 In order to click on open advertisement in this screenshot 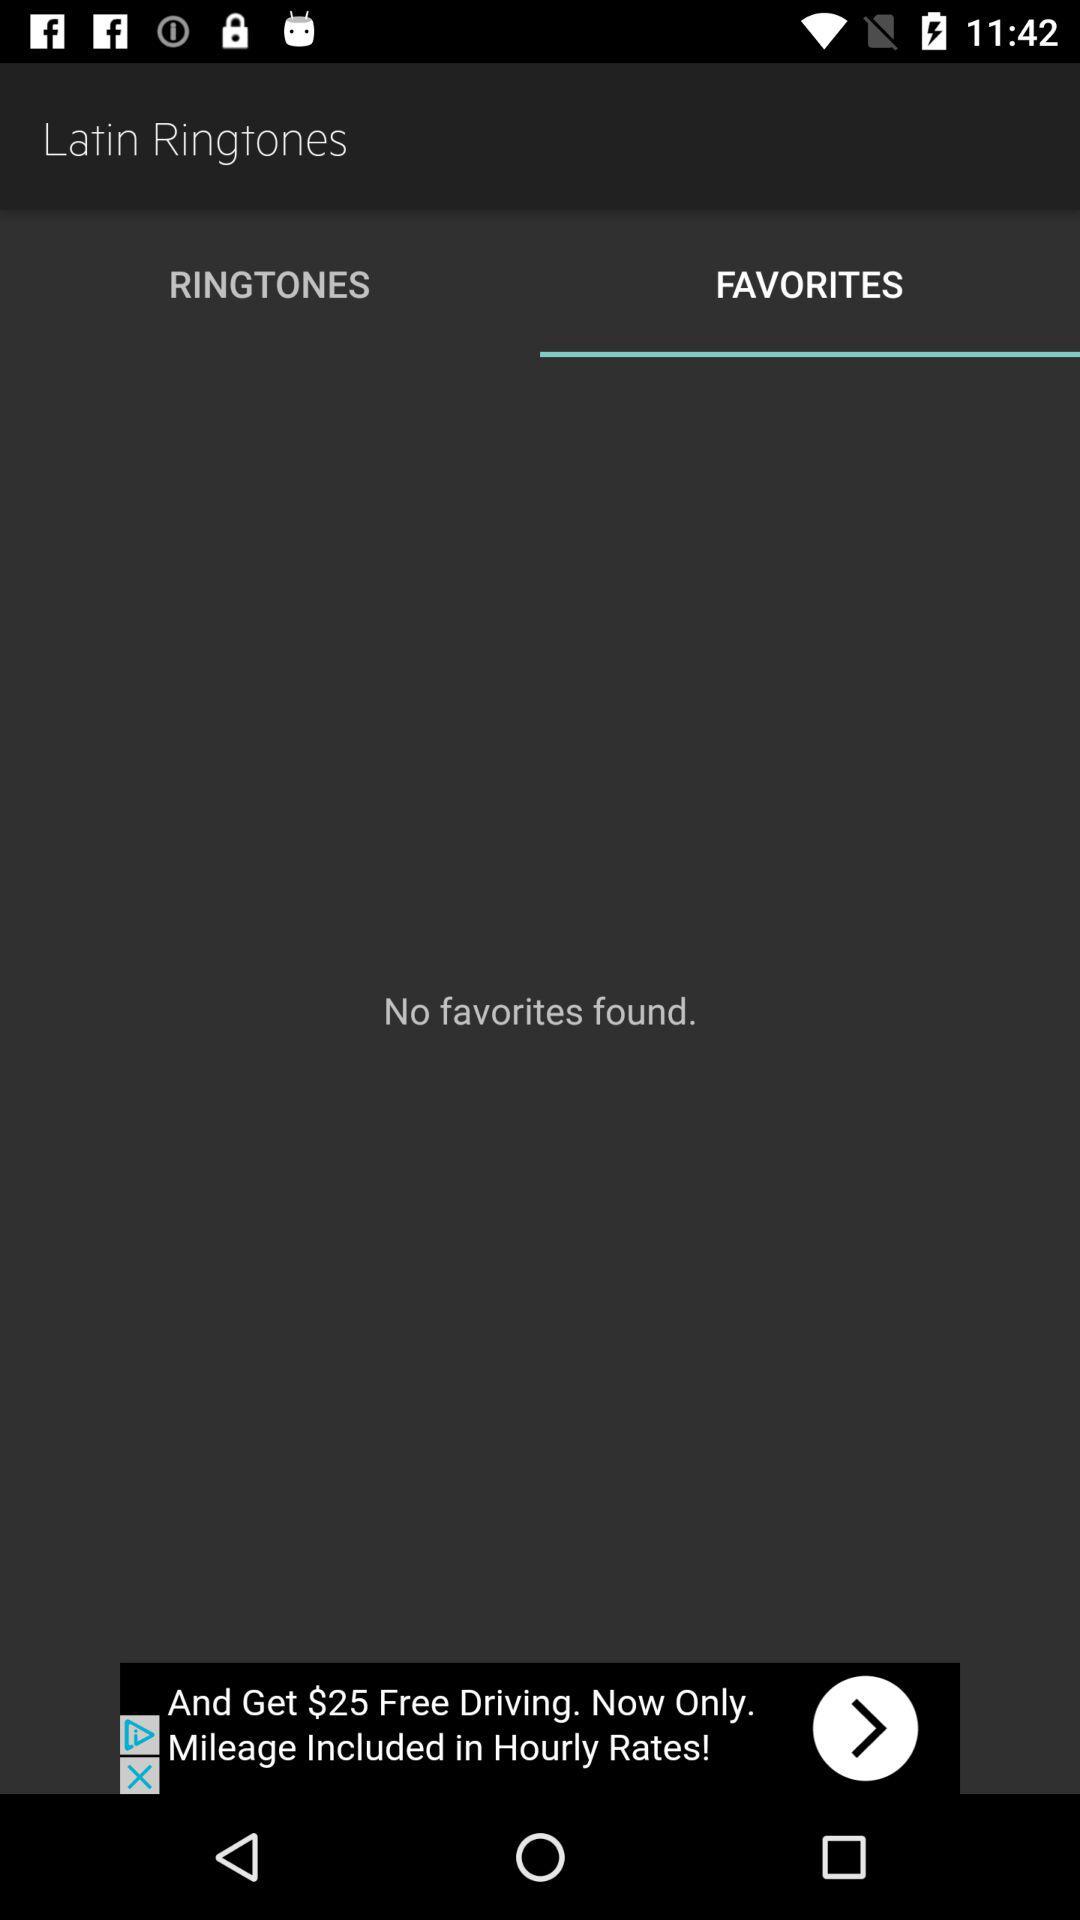, I will do `click(540, 1727)`.